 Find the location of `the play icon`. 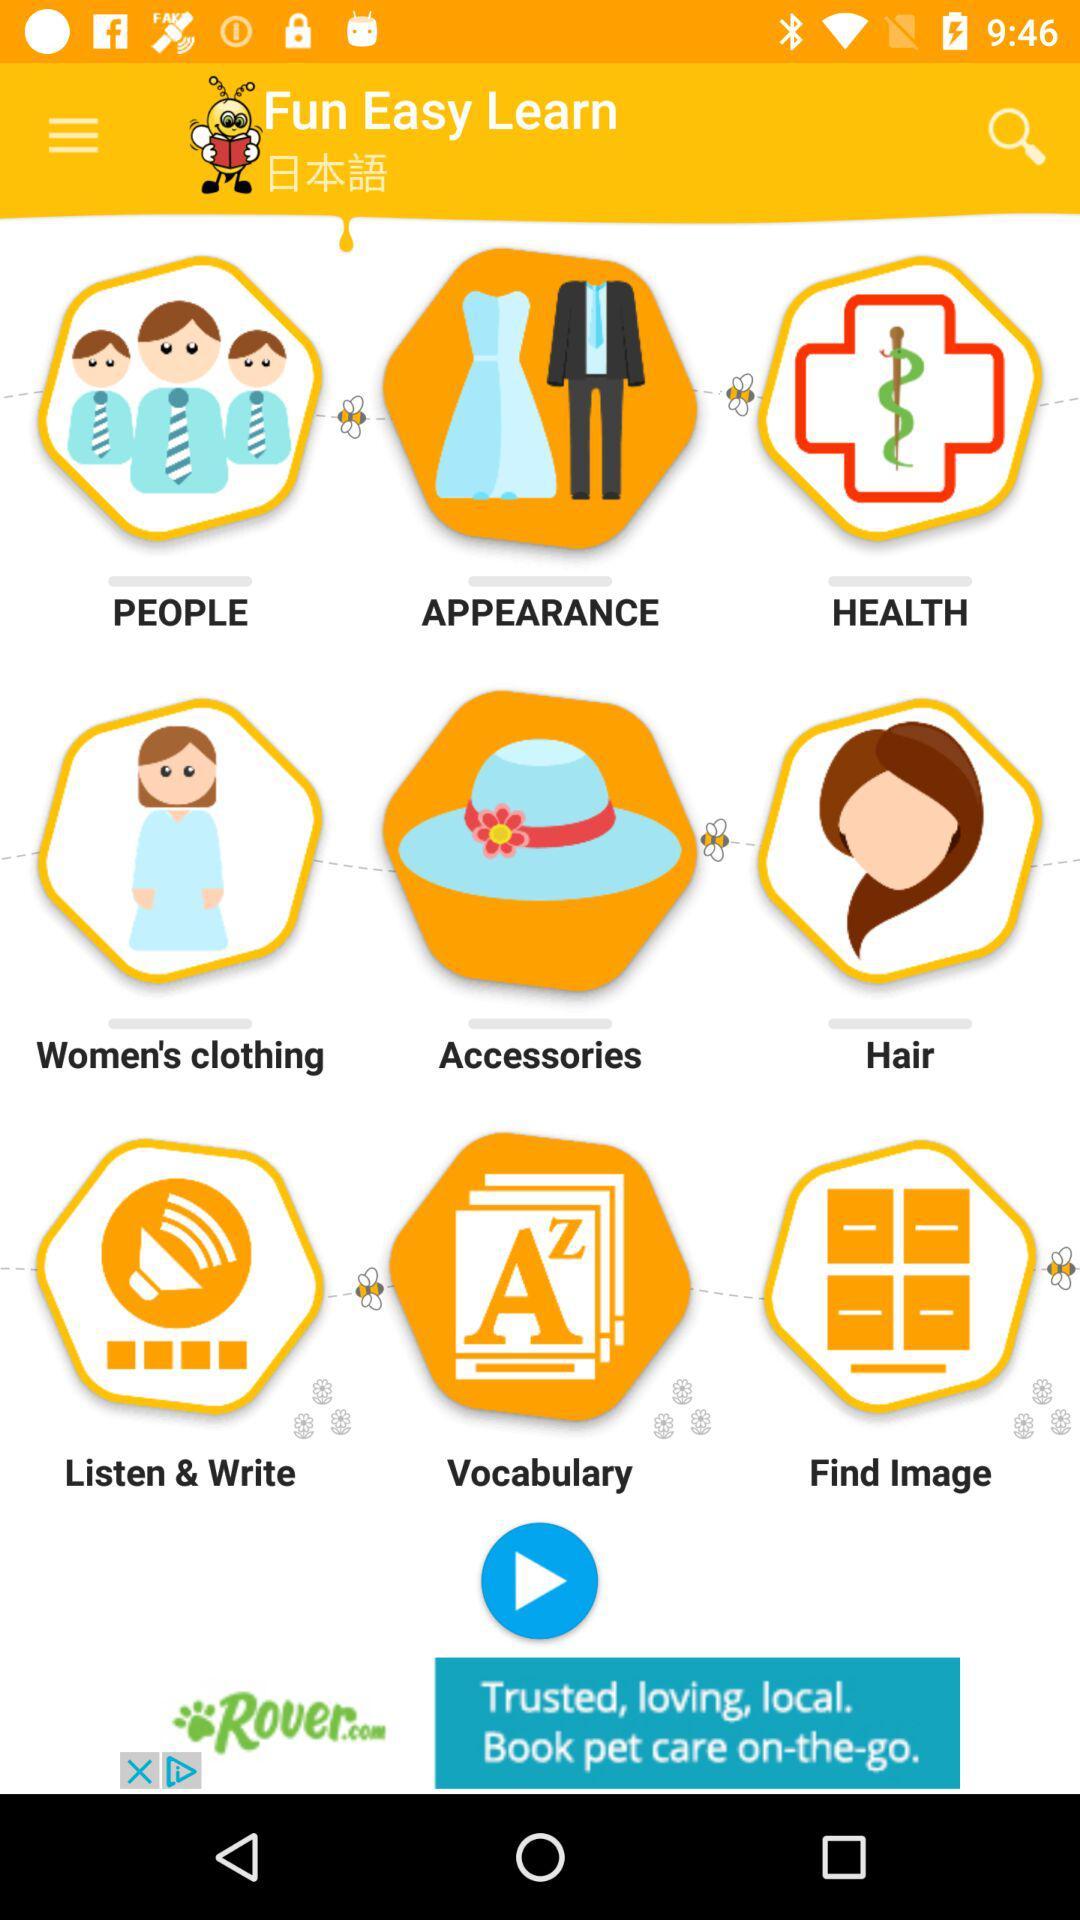

the play icon is located at coordinates (538, 1582).